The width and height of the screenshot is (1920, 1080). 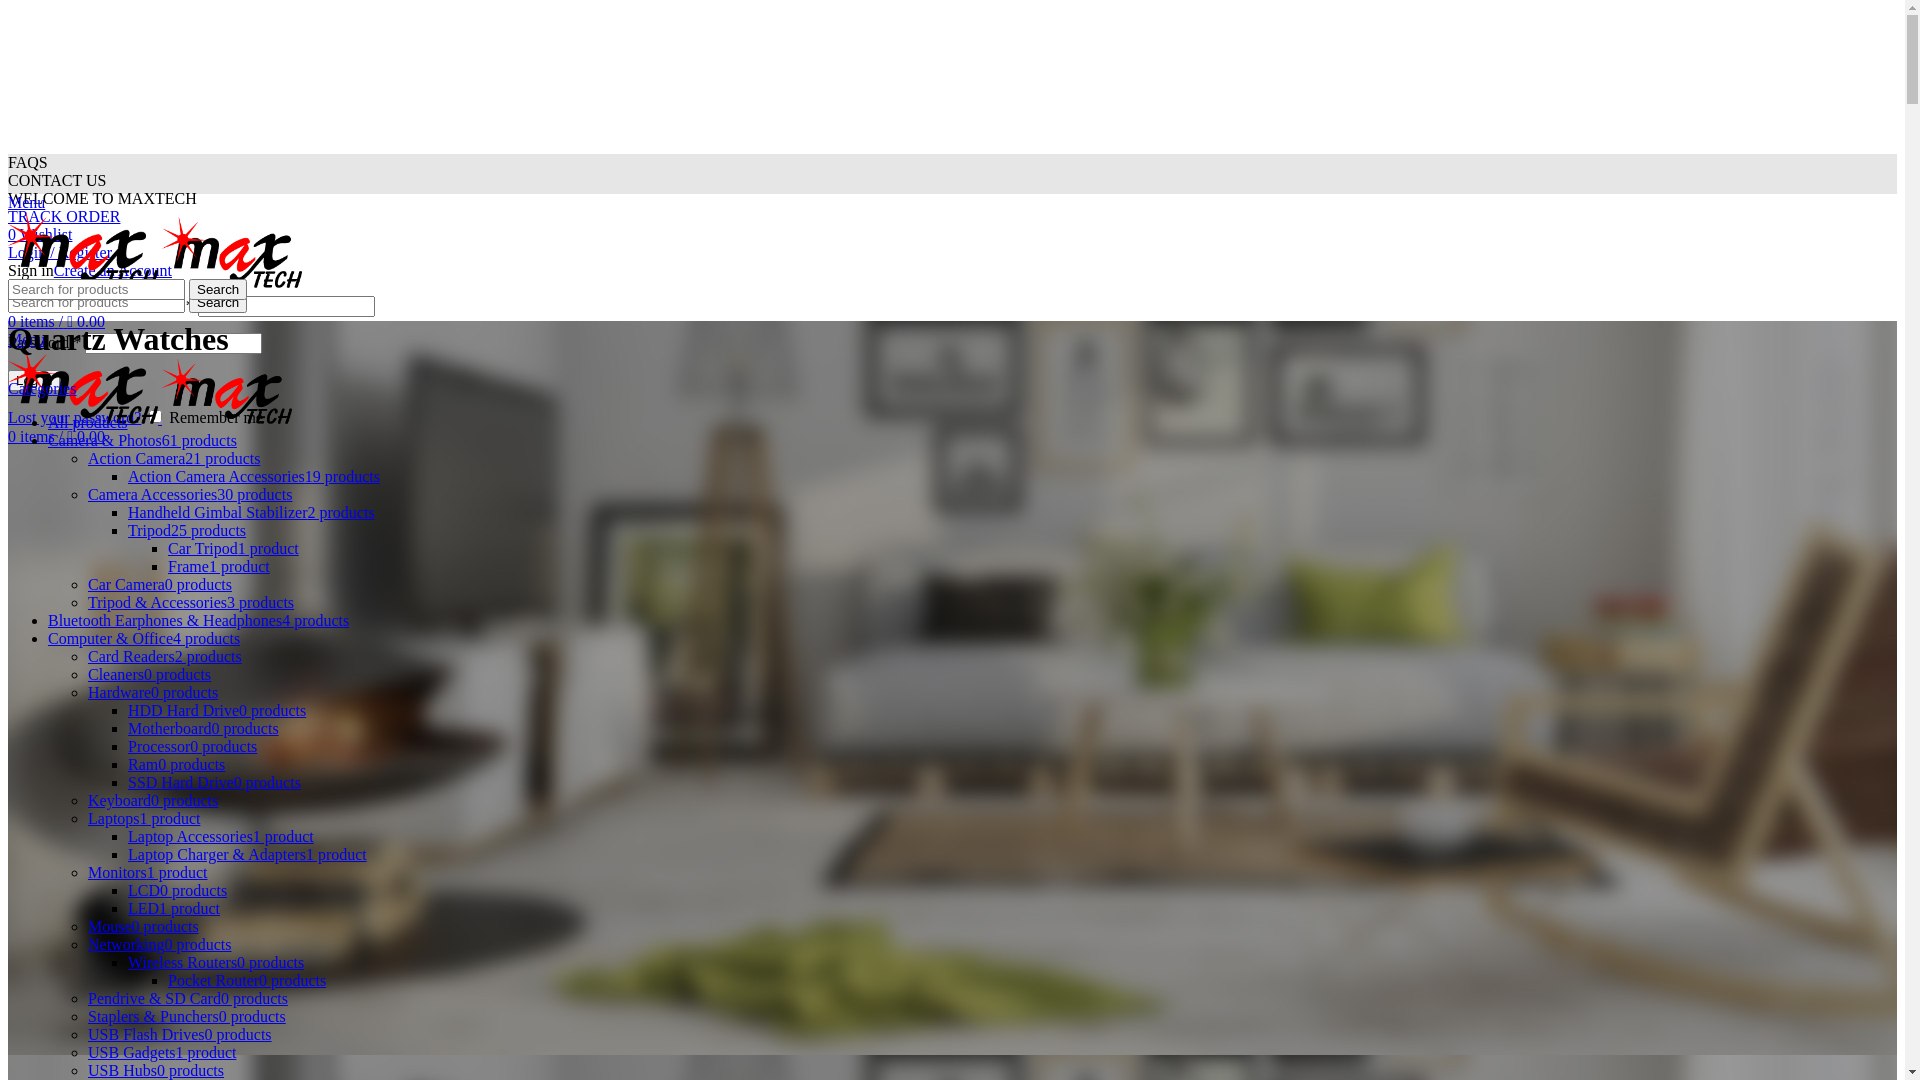 What do you see at coordinates (74, 416) in the screenshot?
I see `'Lost your password?'` at bounding box center [74, 416].